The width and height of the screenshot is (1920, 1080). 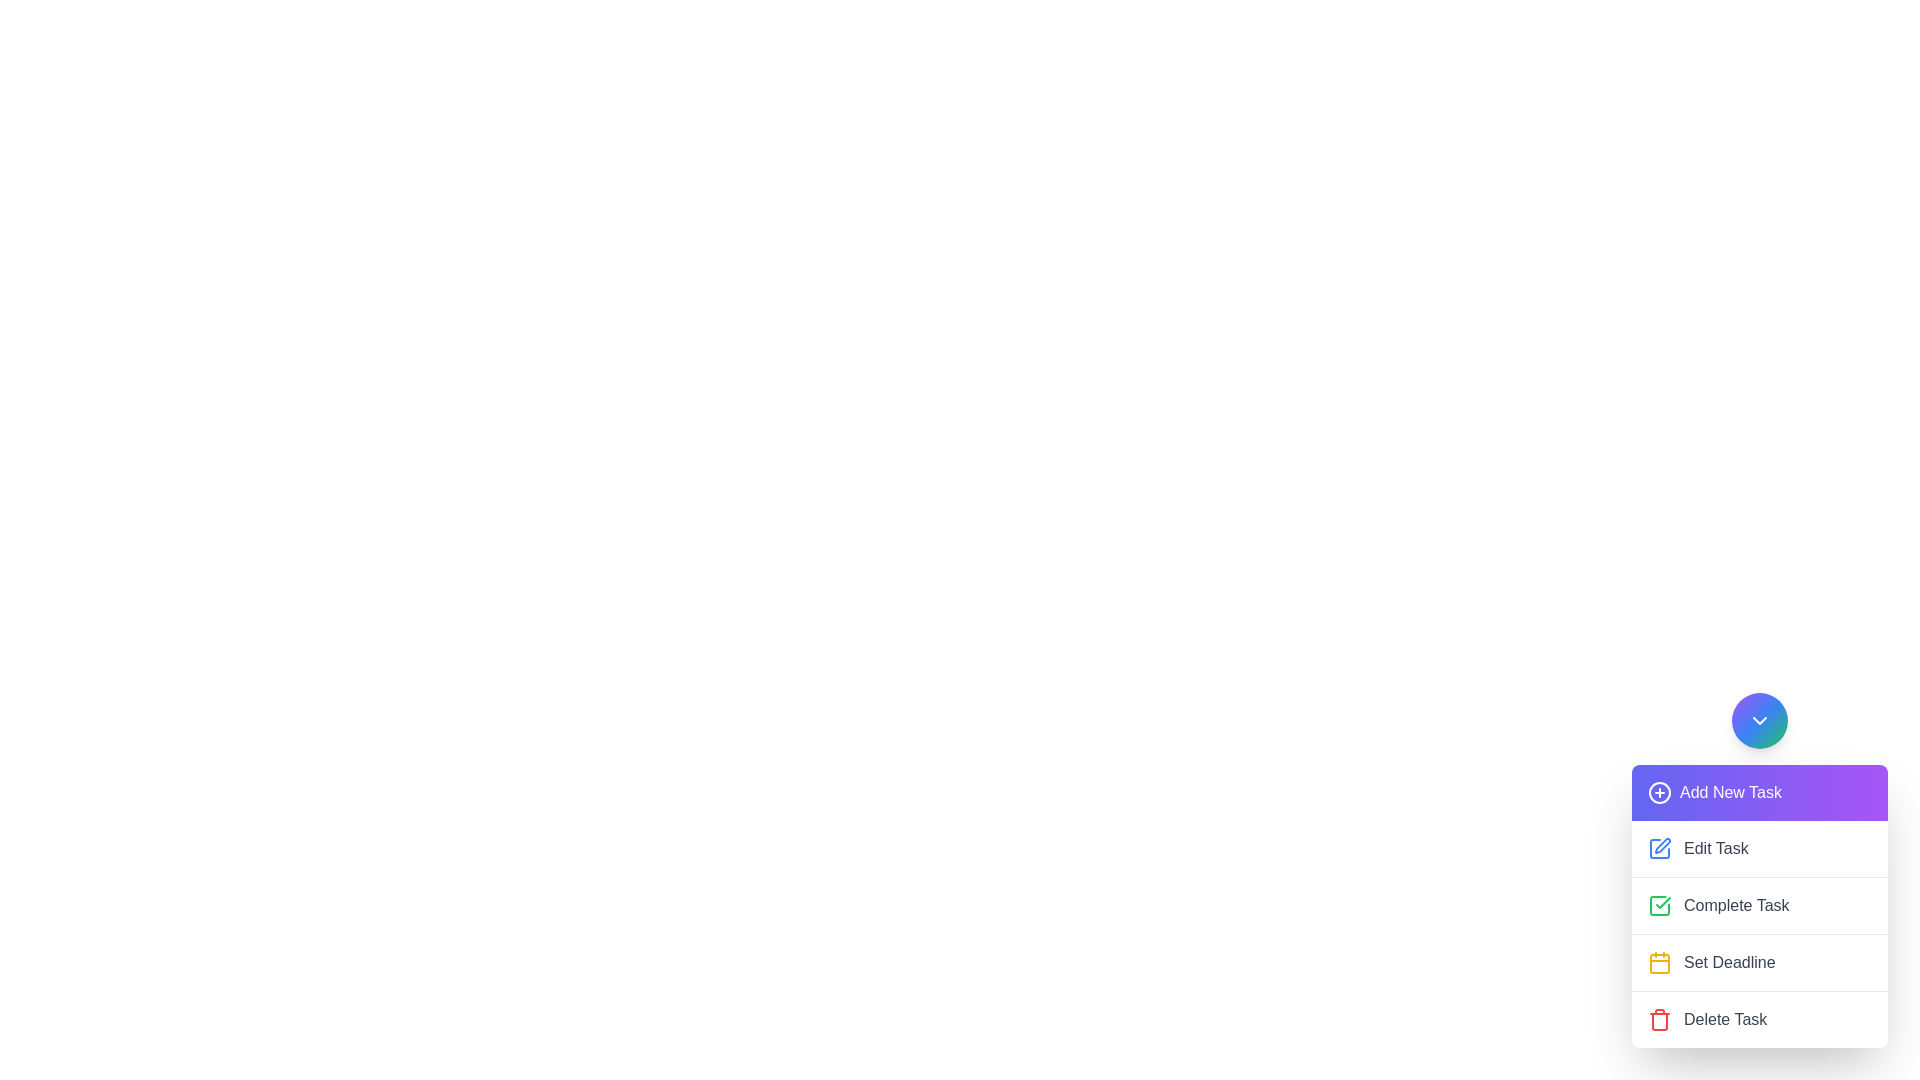 What do you see at coordinates (1660, 848) in the screenshot?
I see `keyboard navigation` at bounding box center [1660, 848].